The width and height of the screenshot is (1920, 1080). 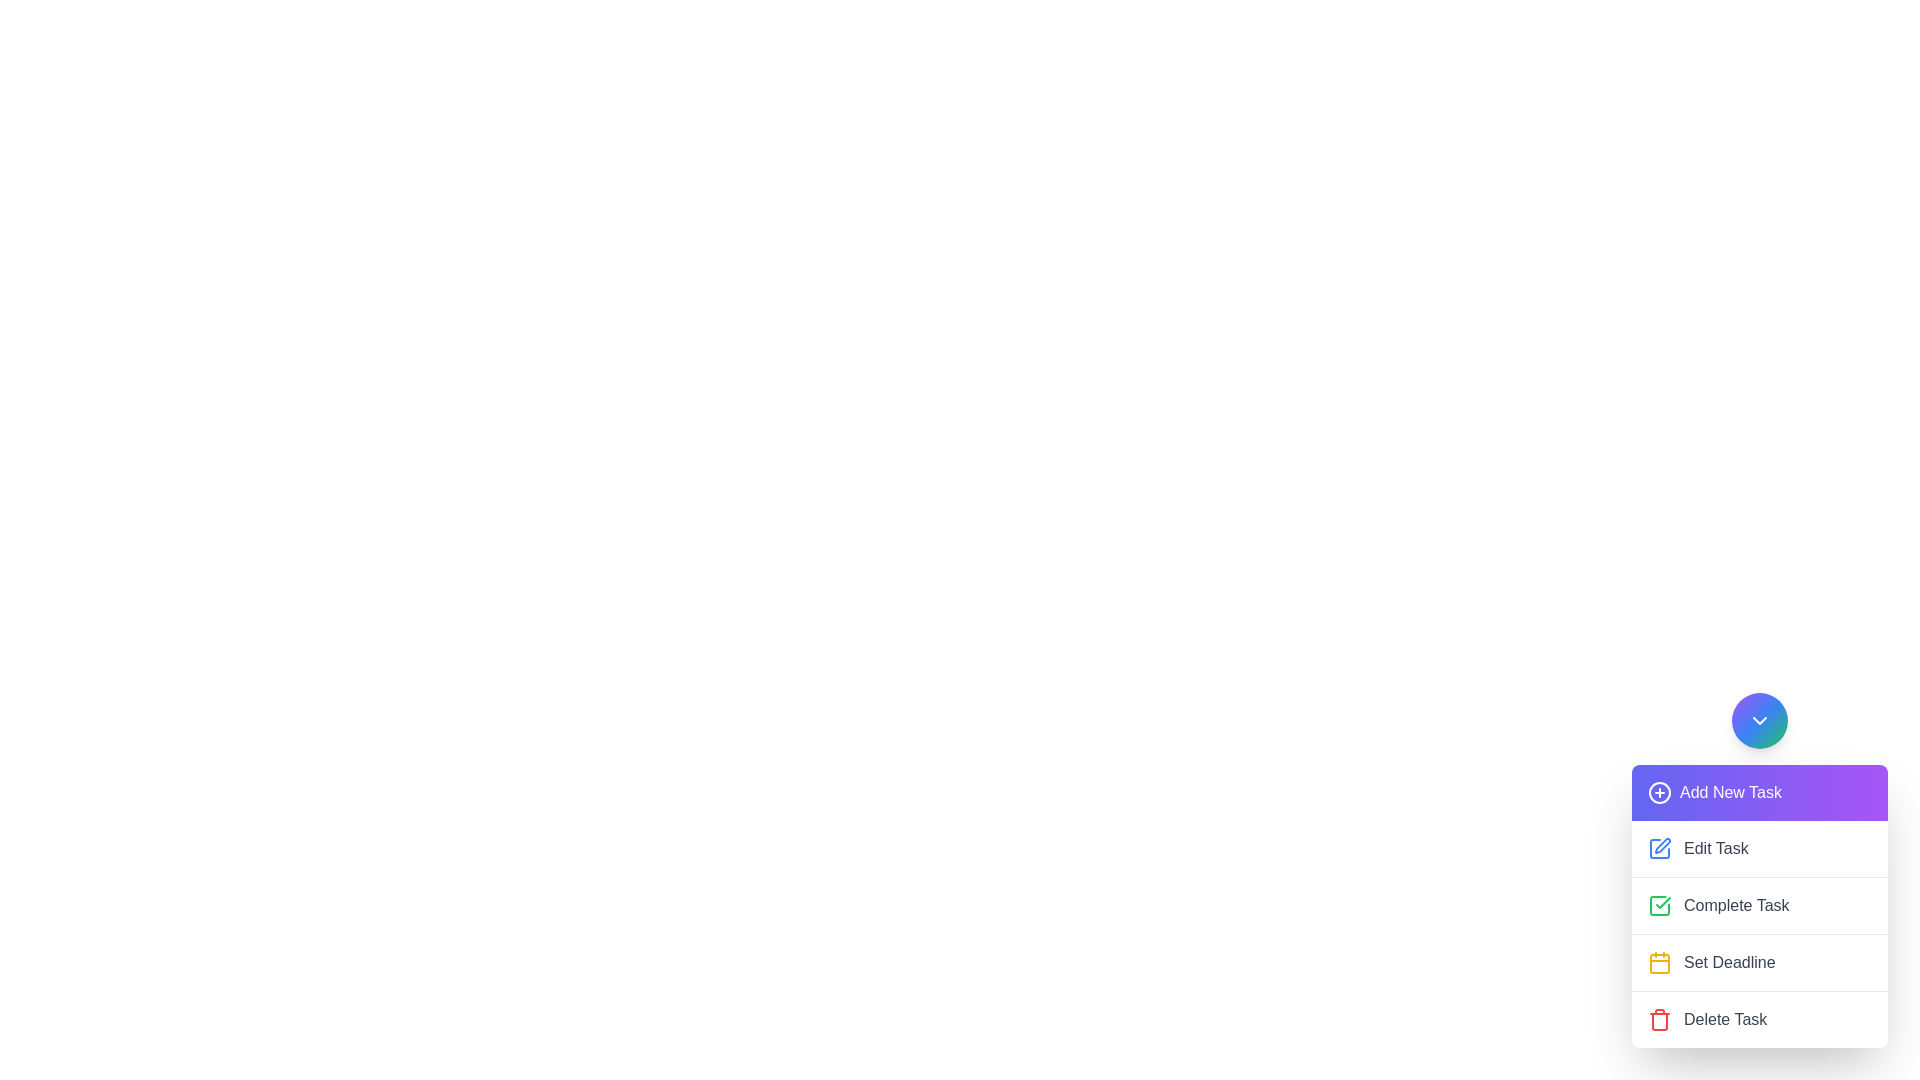 What do you see at coordinates (1660, 848) in the screenshot?
I see `keyboard navigation` at bounding box center [1660, 848].